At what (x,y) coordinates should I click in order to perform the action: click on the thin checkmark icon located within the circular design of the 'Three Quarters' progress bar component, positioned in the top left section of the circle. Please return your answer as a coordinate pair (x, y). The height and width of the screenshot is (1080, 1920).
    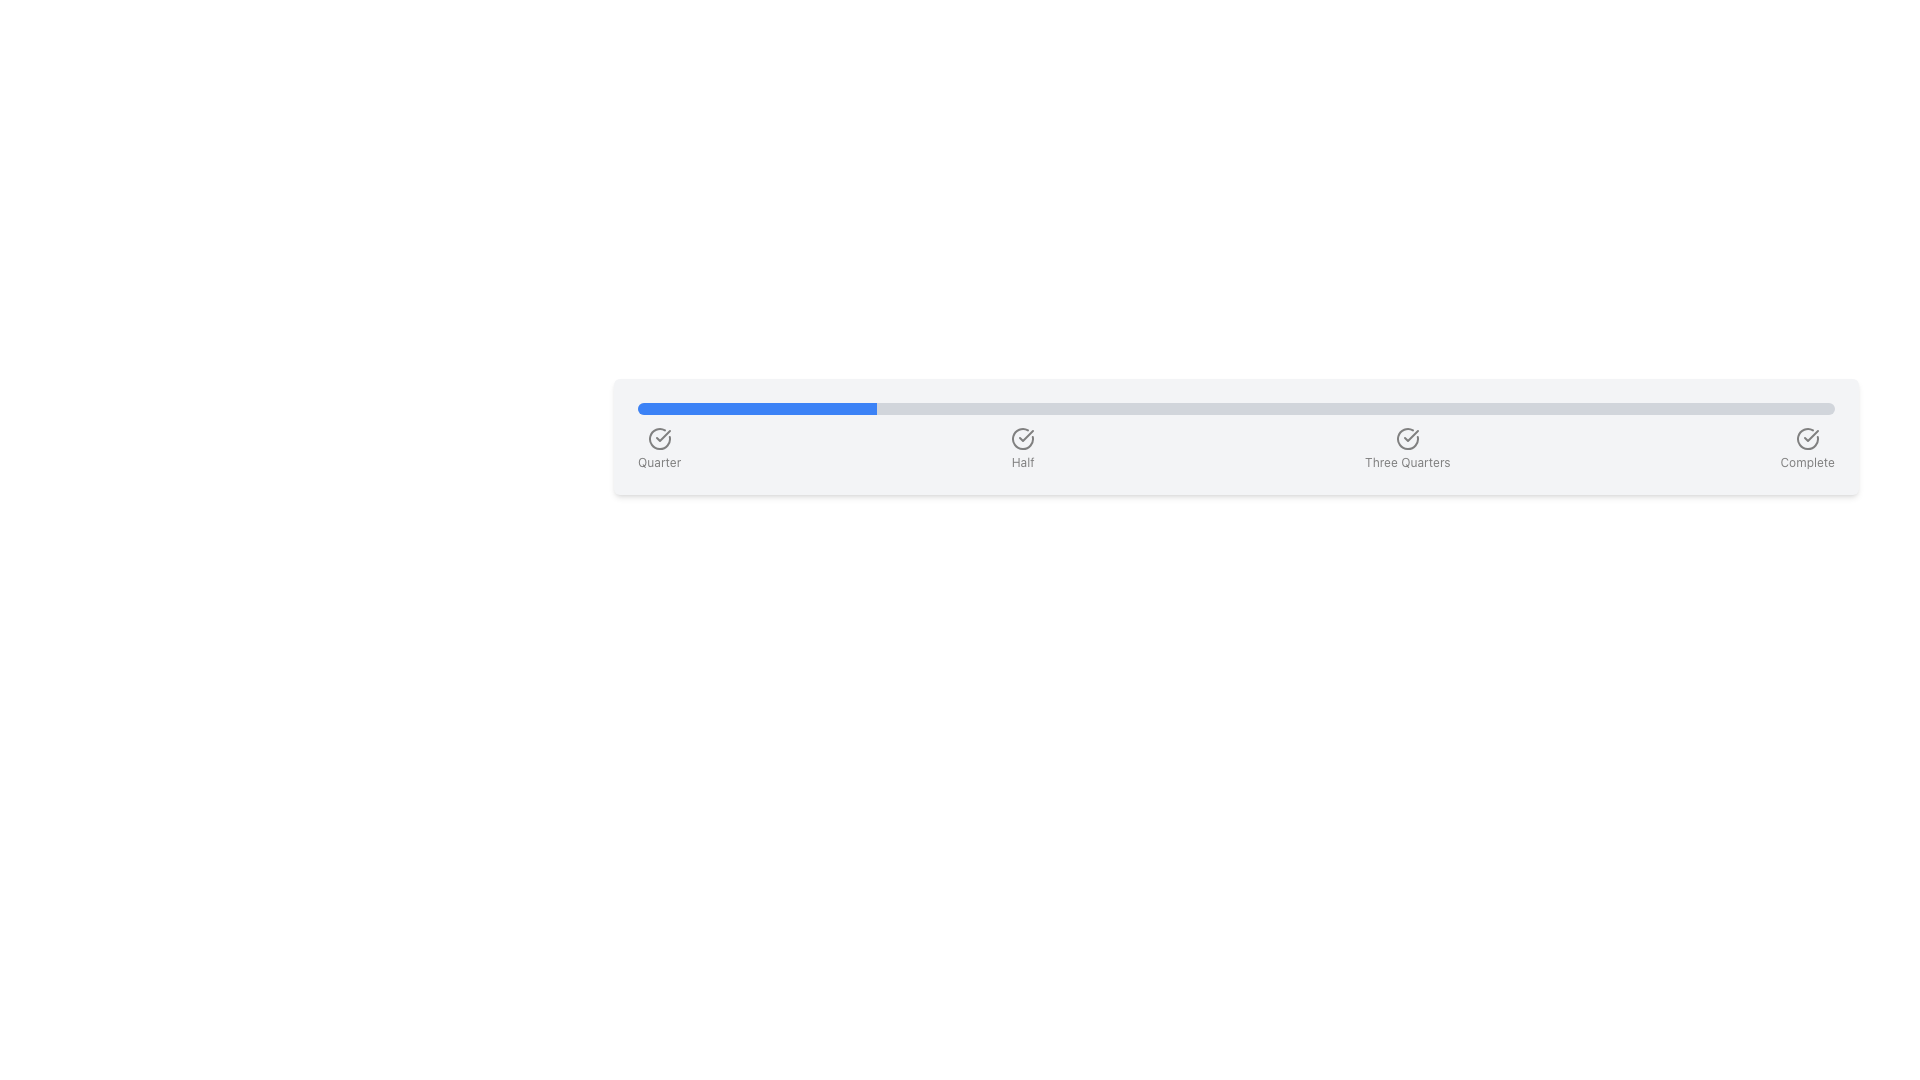
    Looking at the image, I should click on (1410, 434).